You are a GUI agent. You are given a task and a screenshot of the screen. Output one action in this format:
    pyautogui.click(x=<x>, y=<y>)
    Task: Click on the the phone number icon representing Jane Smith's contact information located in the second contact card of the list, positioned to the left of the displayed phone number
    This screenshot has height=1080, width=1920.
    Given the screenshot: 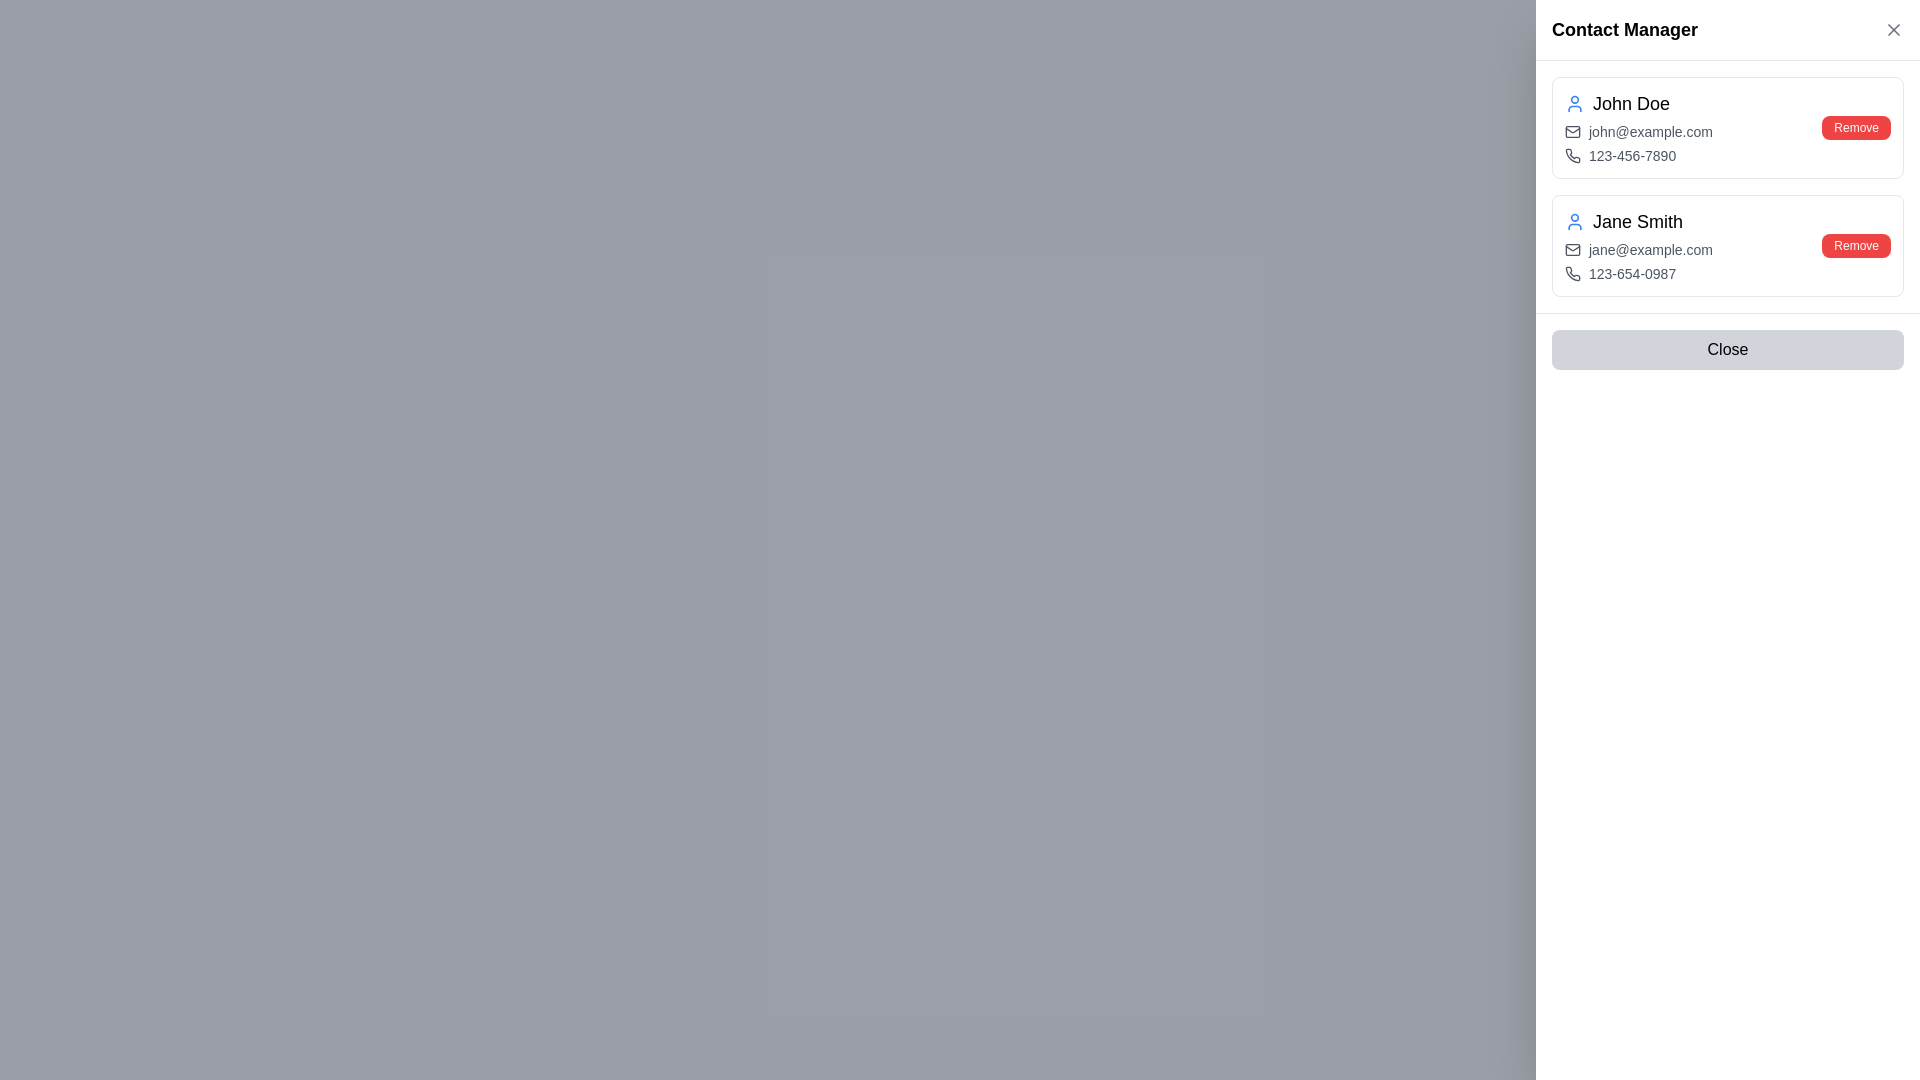 What is the action you would take?
    pyautogui.click(x=1572, y=273)
    